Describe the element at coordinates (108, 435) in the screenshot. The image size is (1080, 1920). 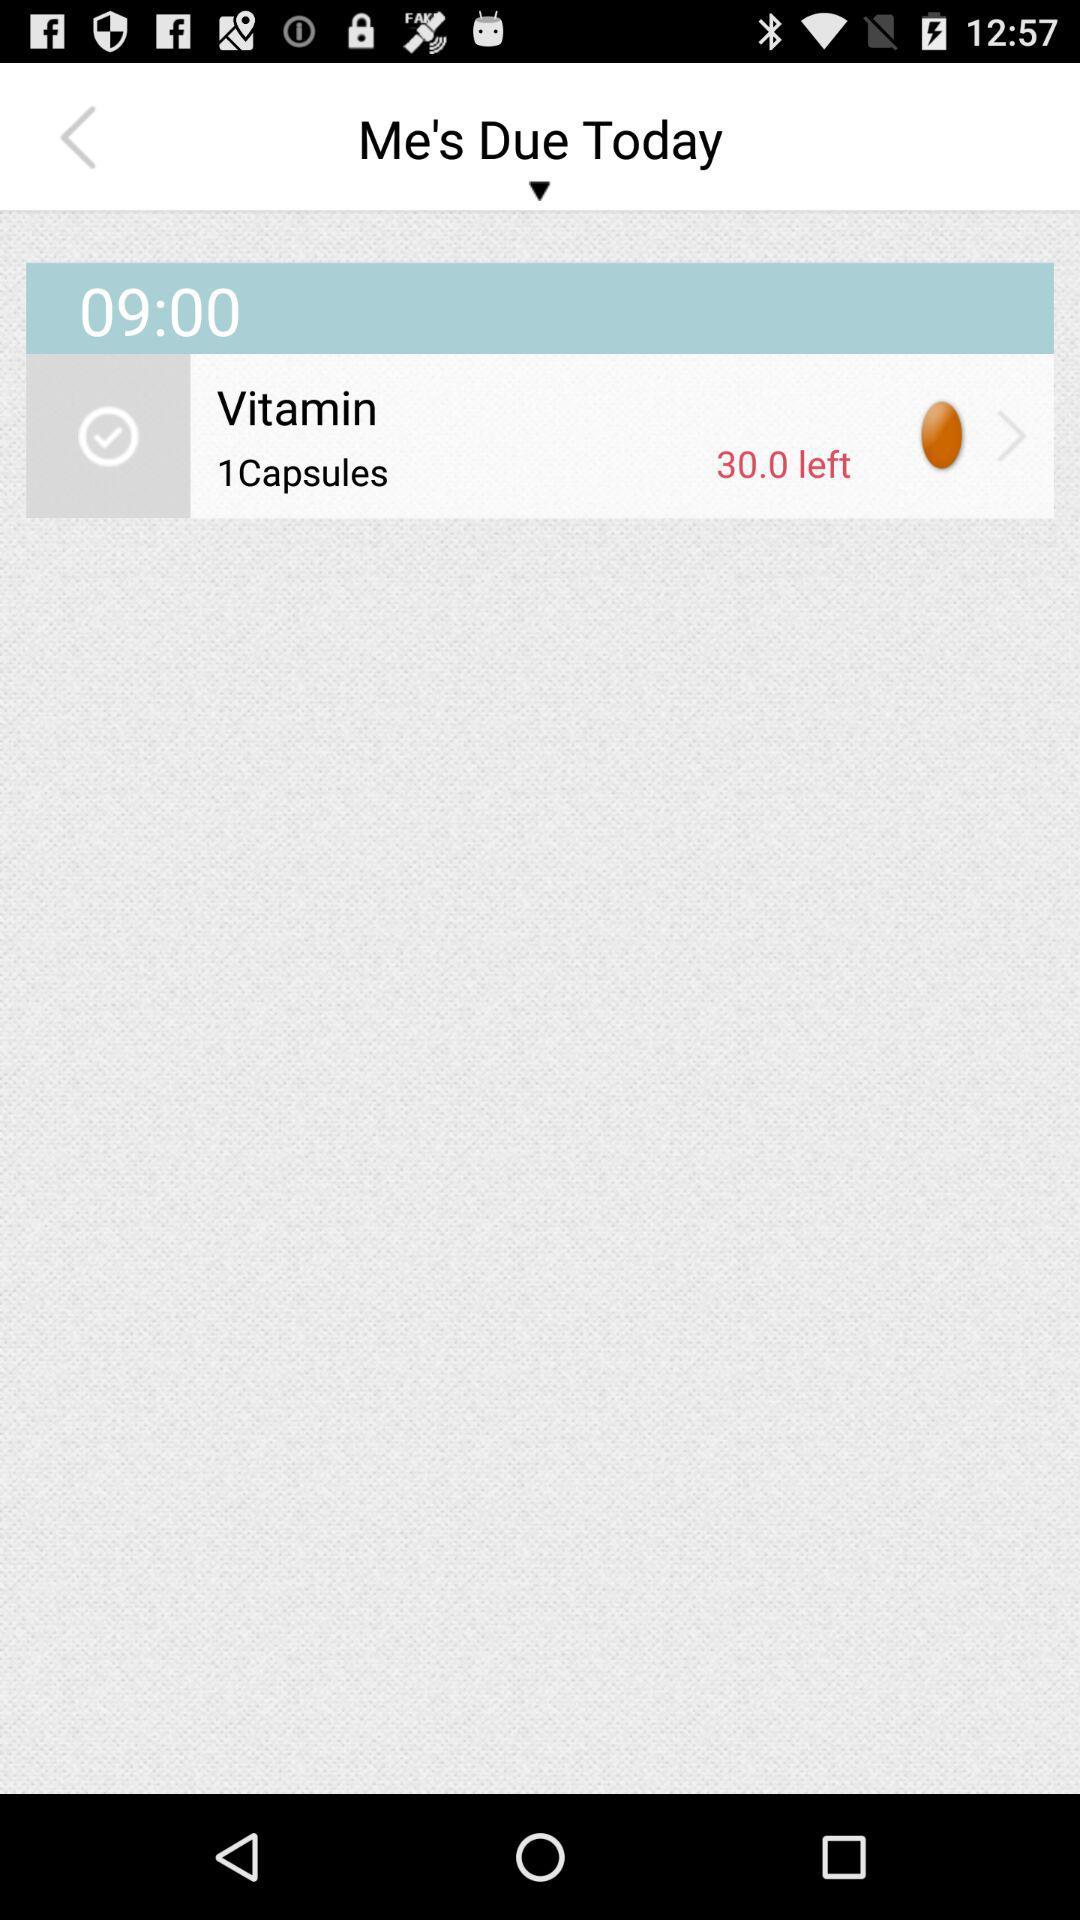
I see `icon below the 09:00` at that location.